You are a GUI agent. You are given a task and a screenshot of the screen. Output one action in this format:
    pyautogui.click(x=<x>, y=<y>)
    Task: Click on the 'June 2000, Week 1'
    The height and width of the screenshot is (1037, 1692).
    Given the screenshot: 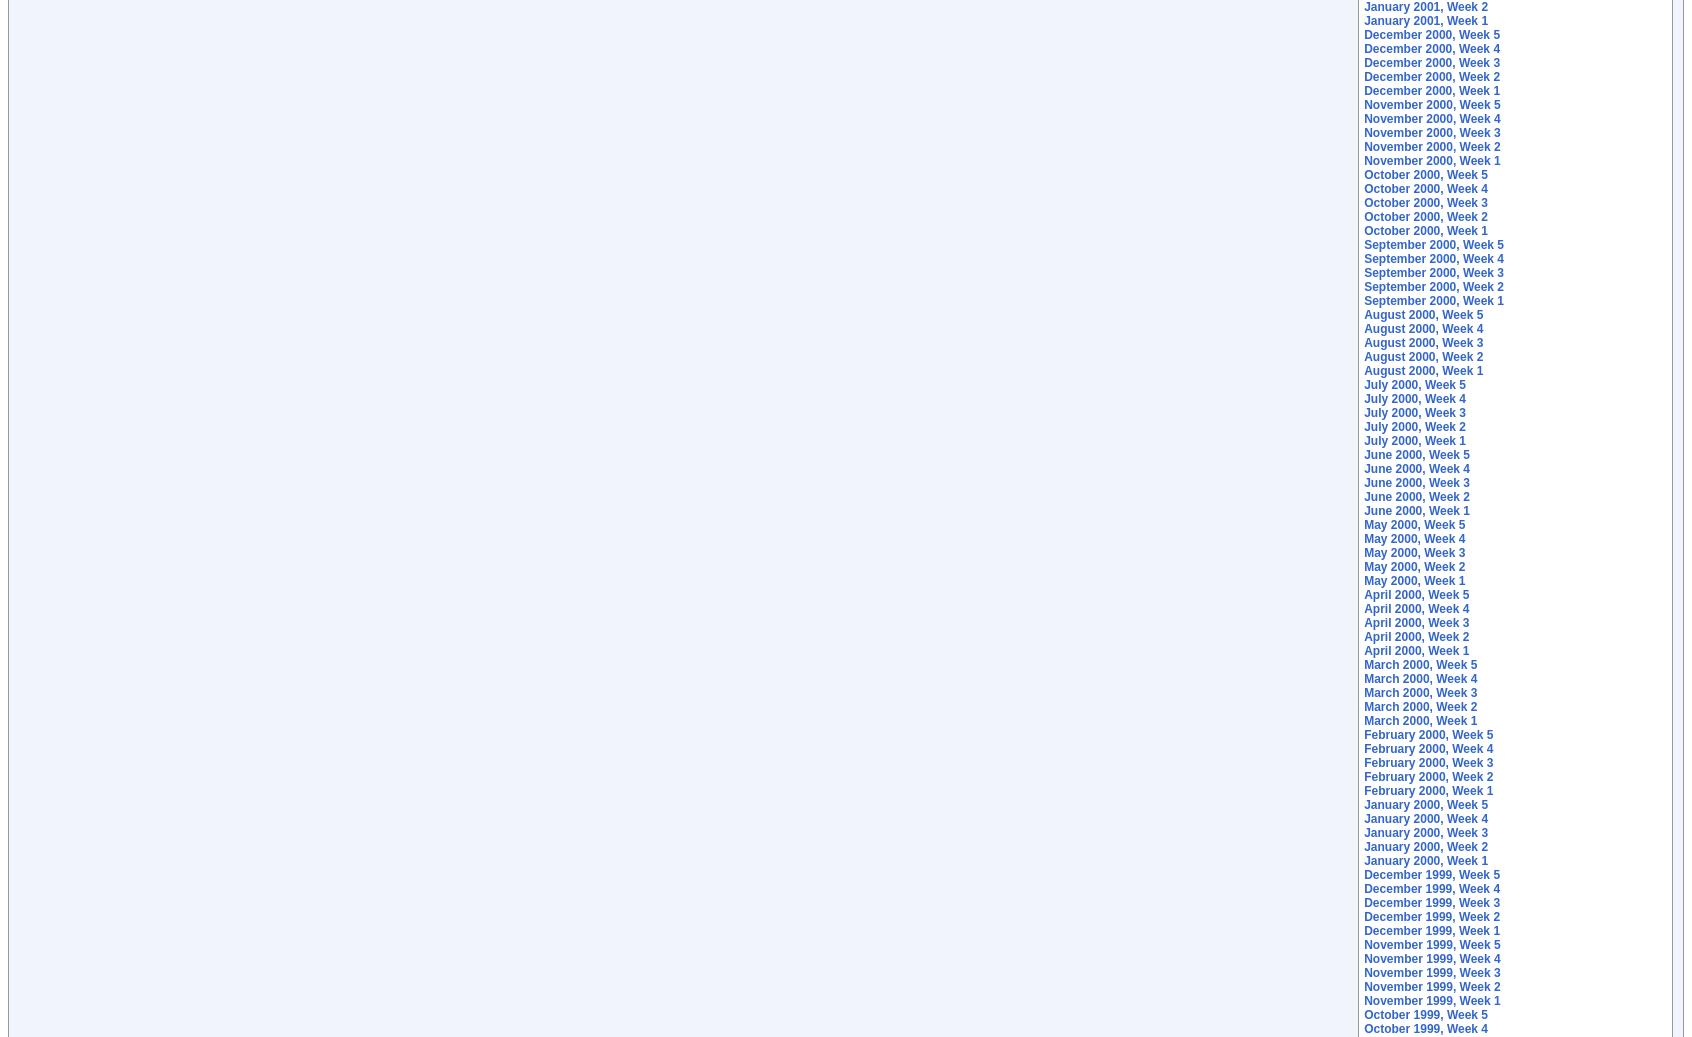 What is the action you would take?
    pyautogui.click(x=1363, y=510)
    